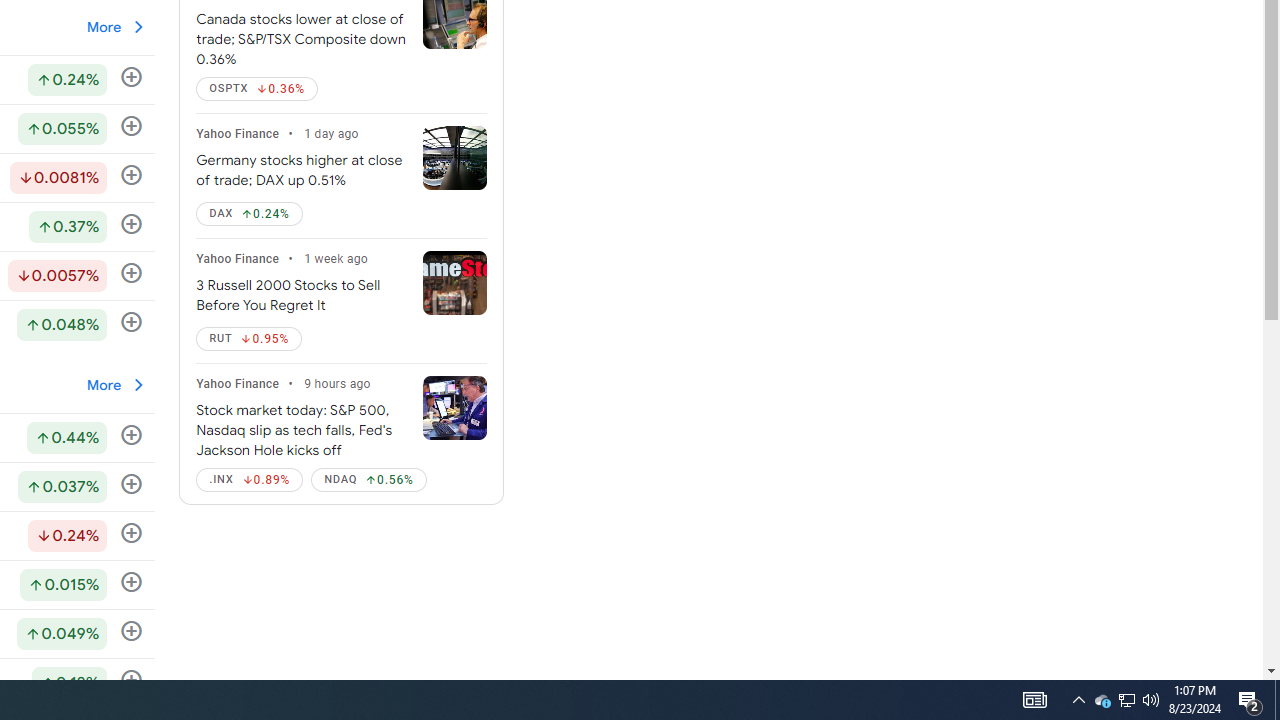  I want to click on 'More', so click(116, 385).